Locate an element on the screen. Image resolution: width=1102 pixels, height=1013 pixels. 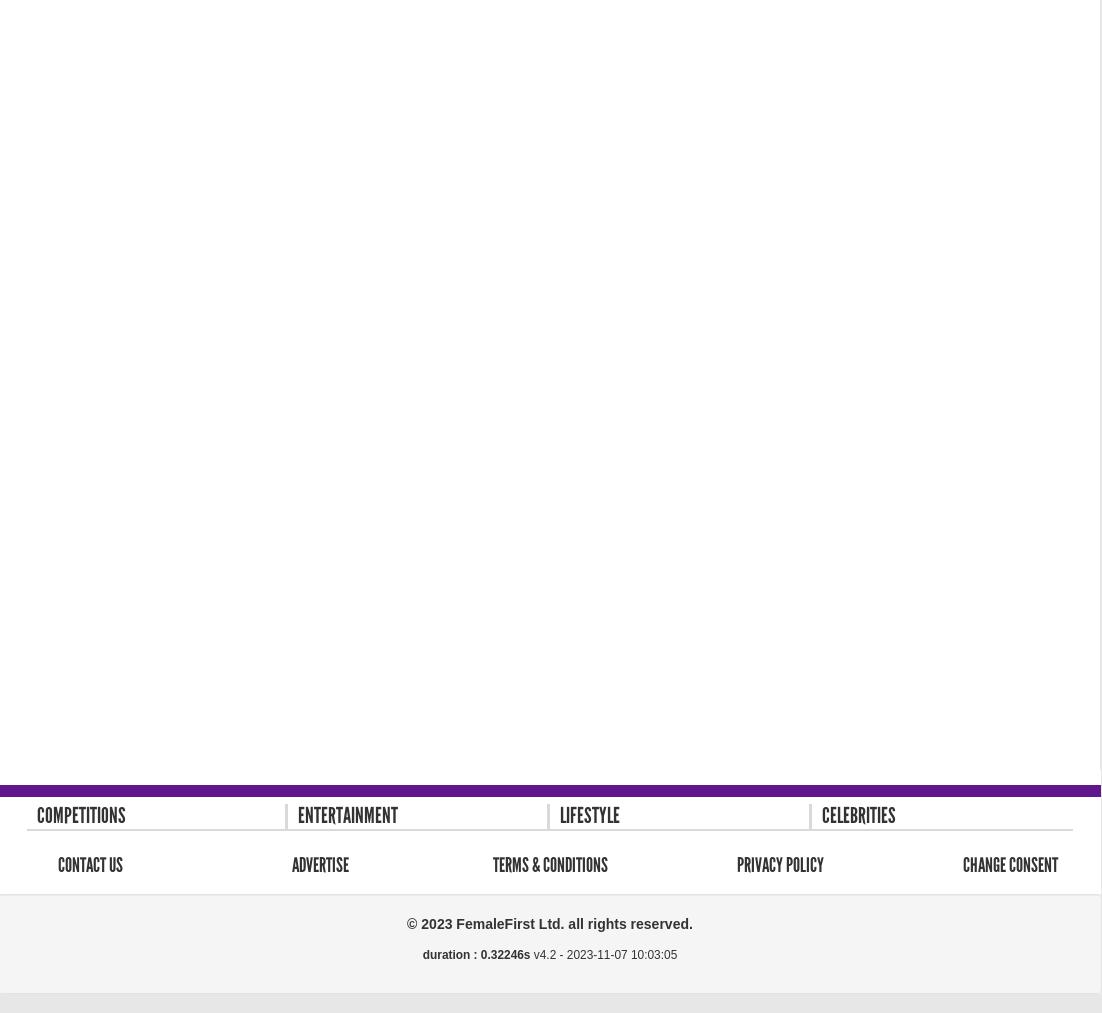
'Privacy Policy' is located at coordinates (778, 862).